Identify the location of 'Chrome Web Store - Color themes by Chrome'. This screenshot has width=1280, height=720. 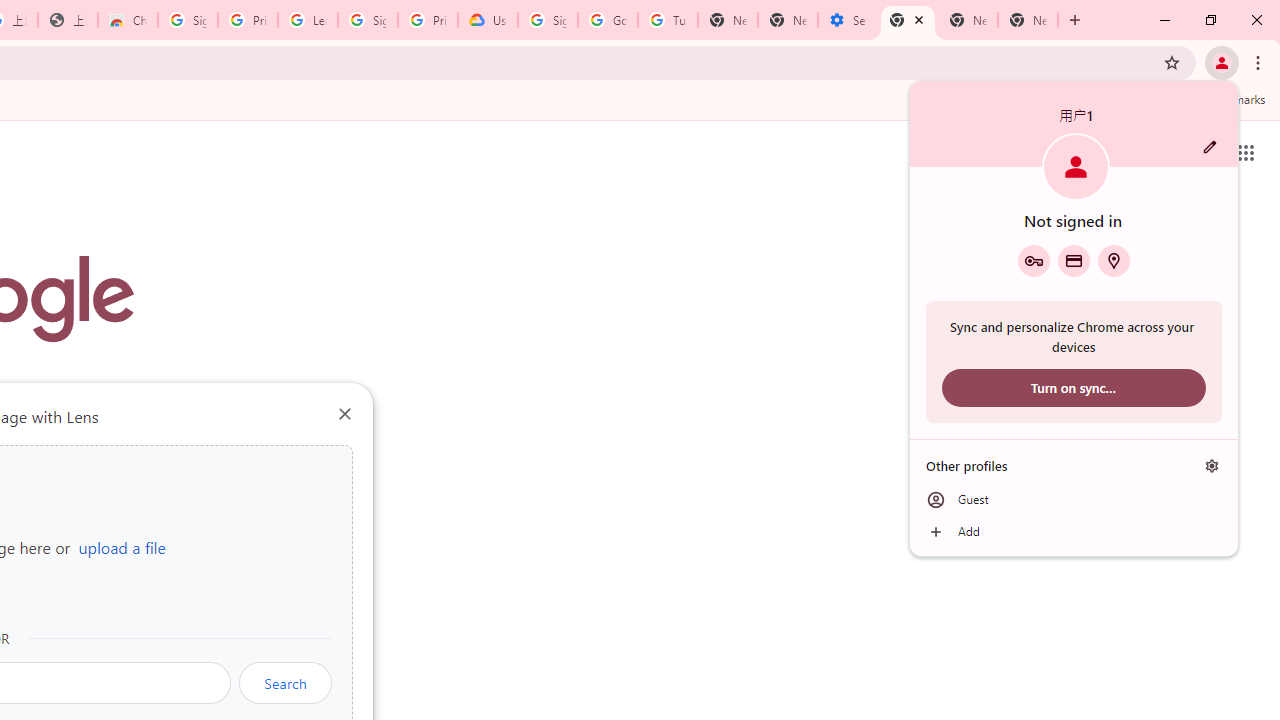
(127, 20).